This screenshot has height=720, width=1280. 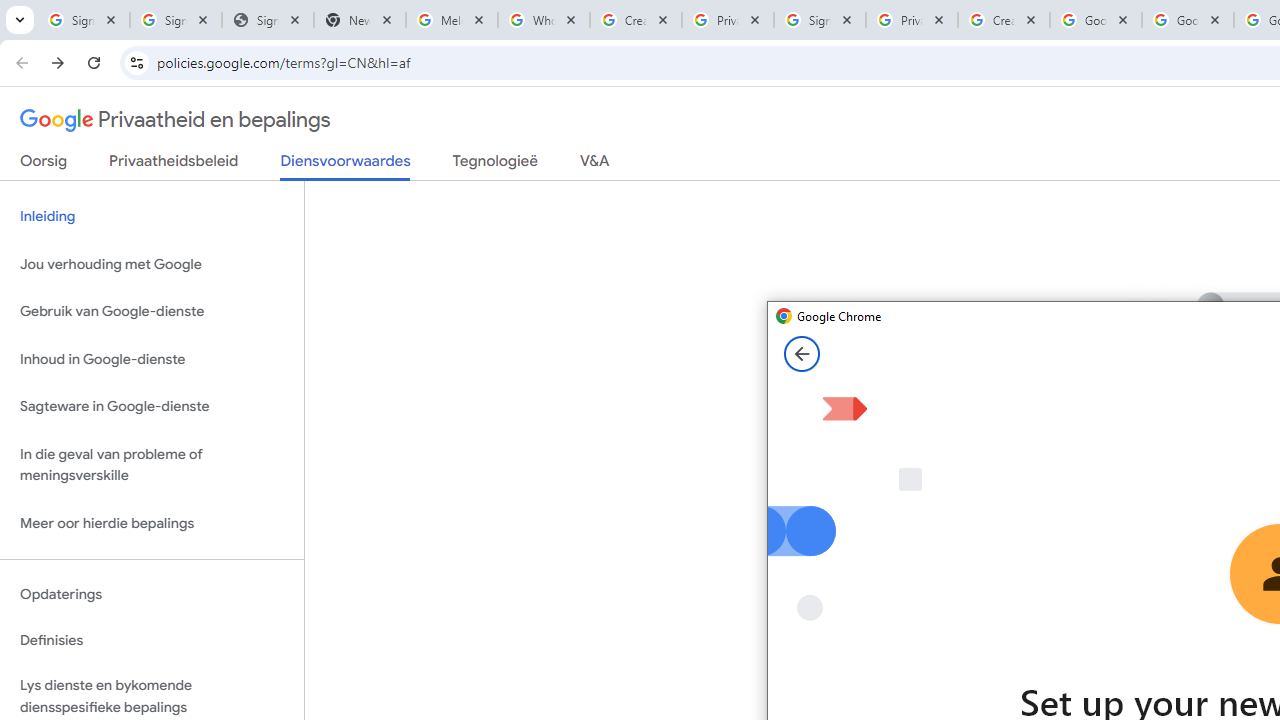 What do you see at coordinates (151, 464) in the screenshot?
I see `'In die geval van probleme of meningsverskille'` at bounding box center [151, 464].